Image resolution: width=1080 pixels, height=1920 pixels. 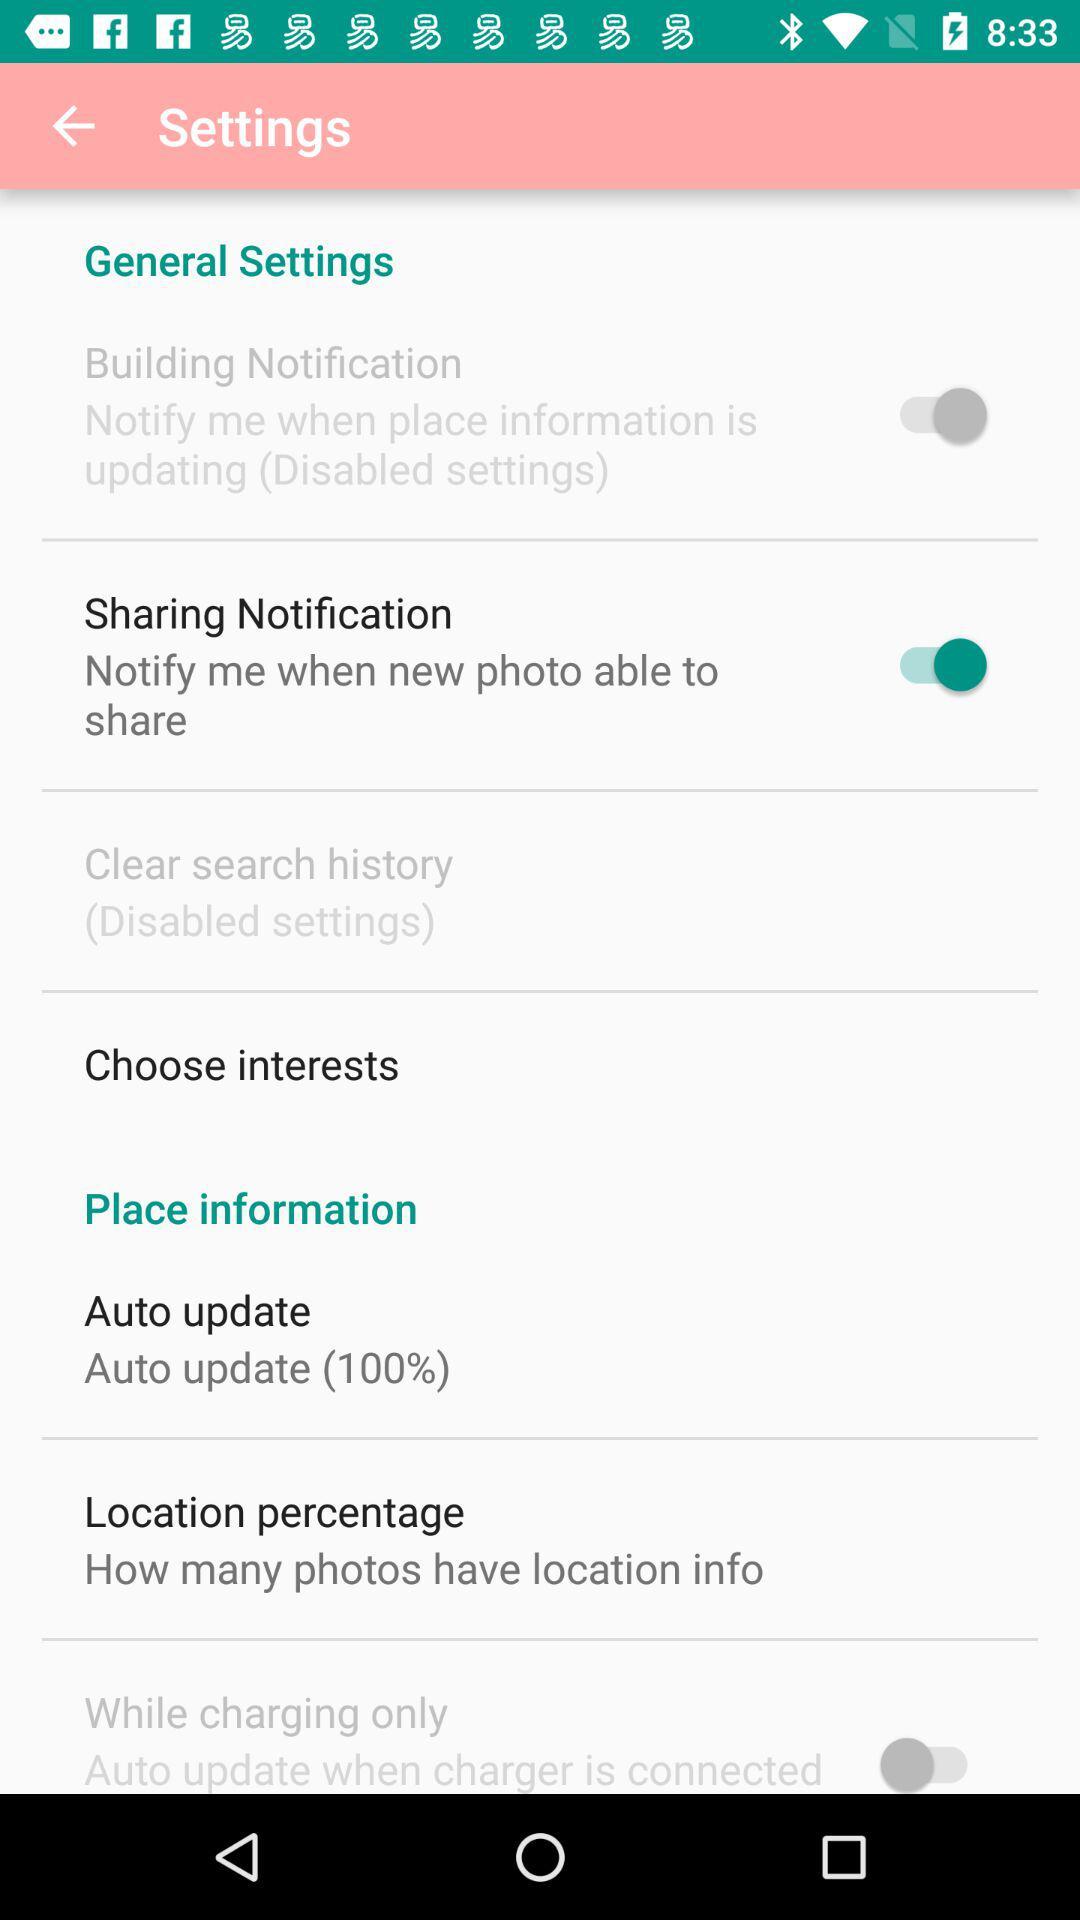 What do you see at coordinates (267, 862) in the screenshot?
I see `the clear search history icon` at bounding box center [267, 862].